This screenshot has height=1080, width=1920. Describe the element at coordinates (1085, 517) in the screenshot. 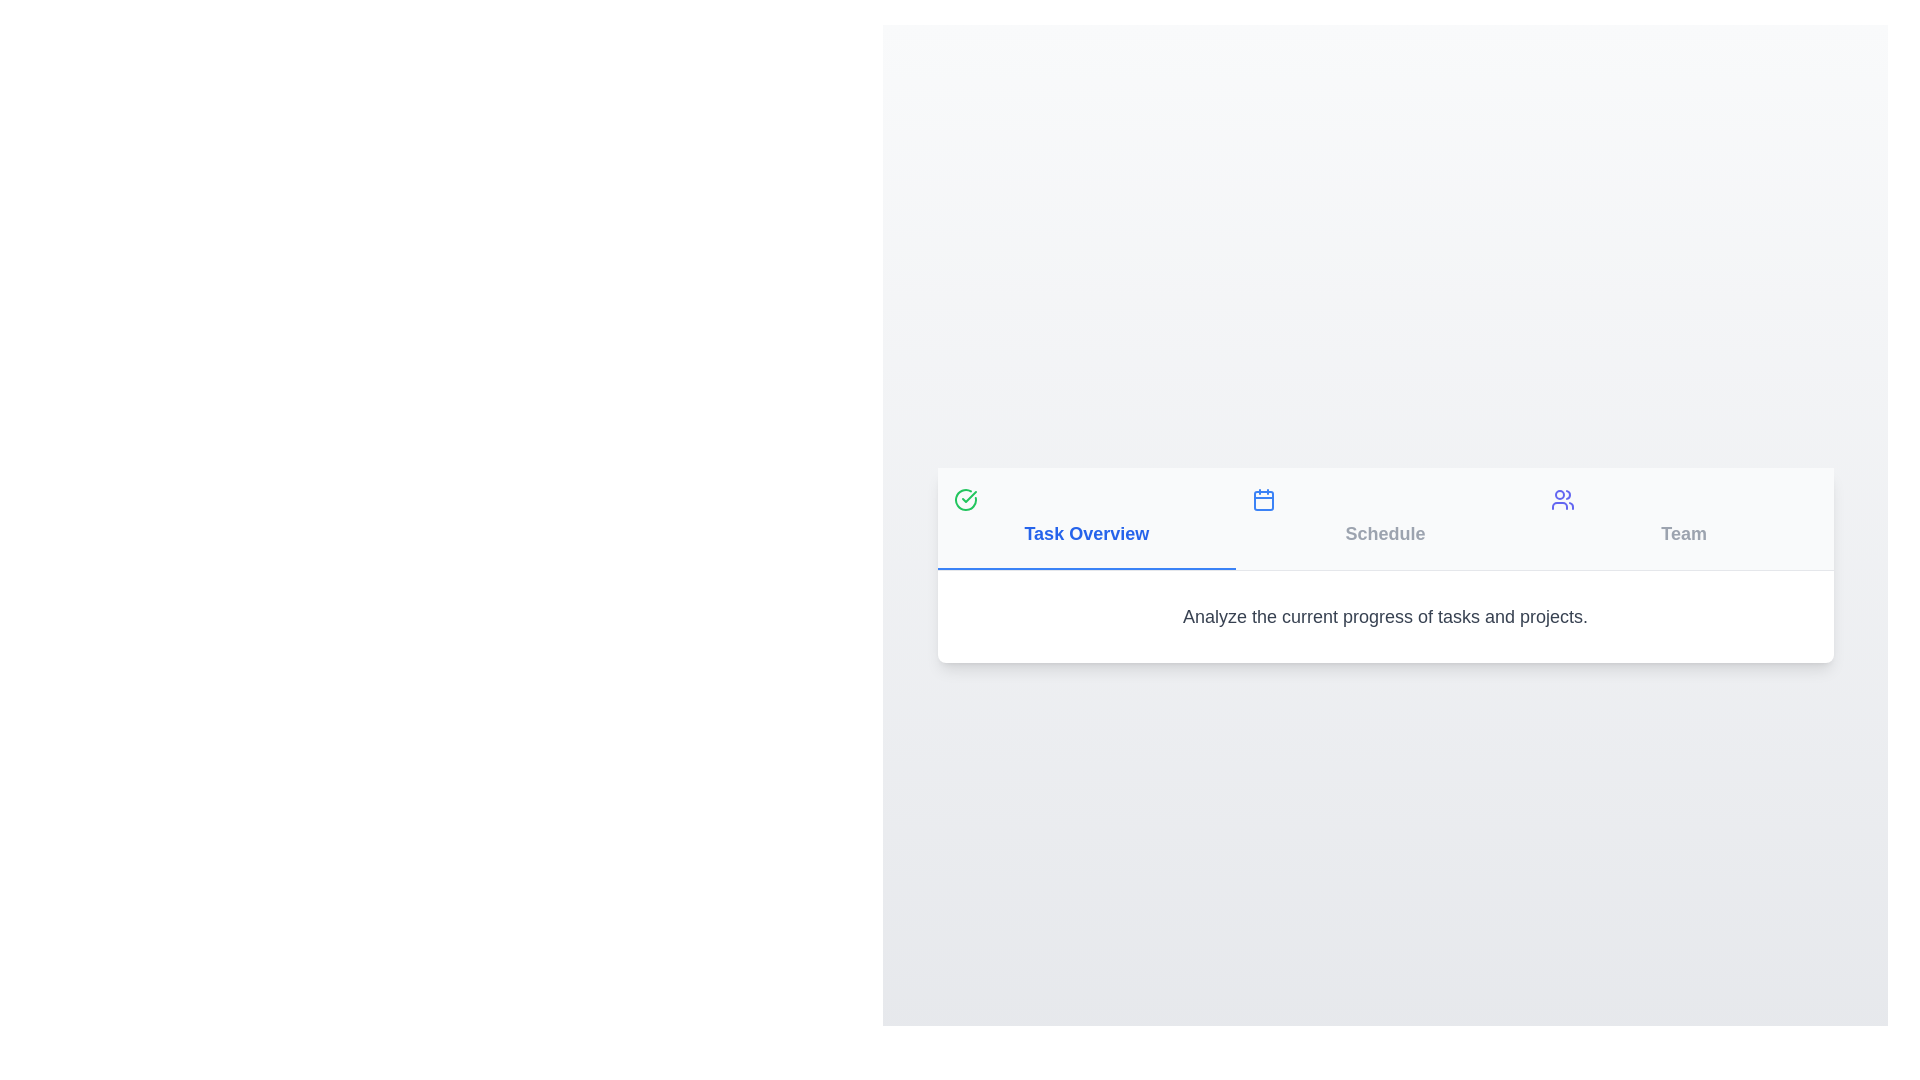

I see `the tab labeled Task Overview to select it` at that location.